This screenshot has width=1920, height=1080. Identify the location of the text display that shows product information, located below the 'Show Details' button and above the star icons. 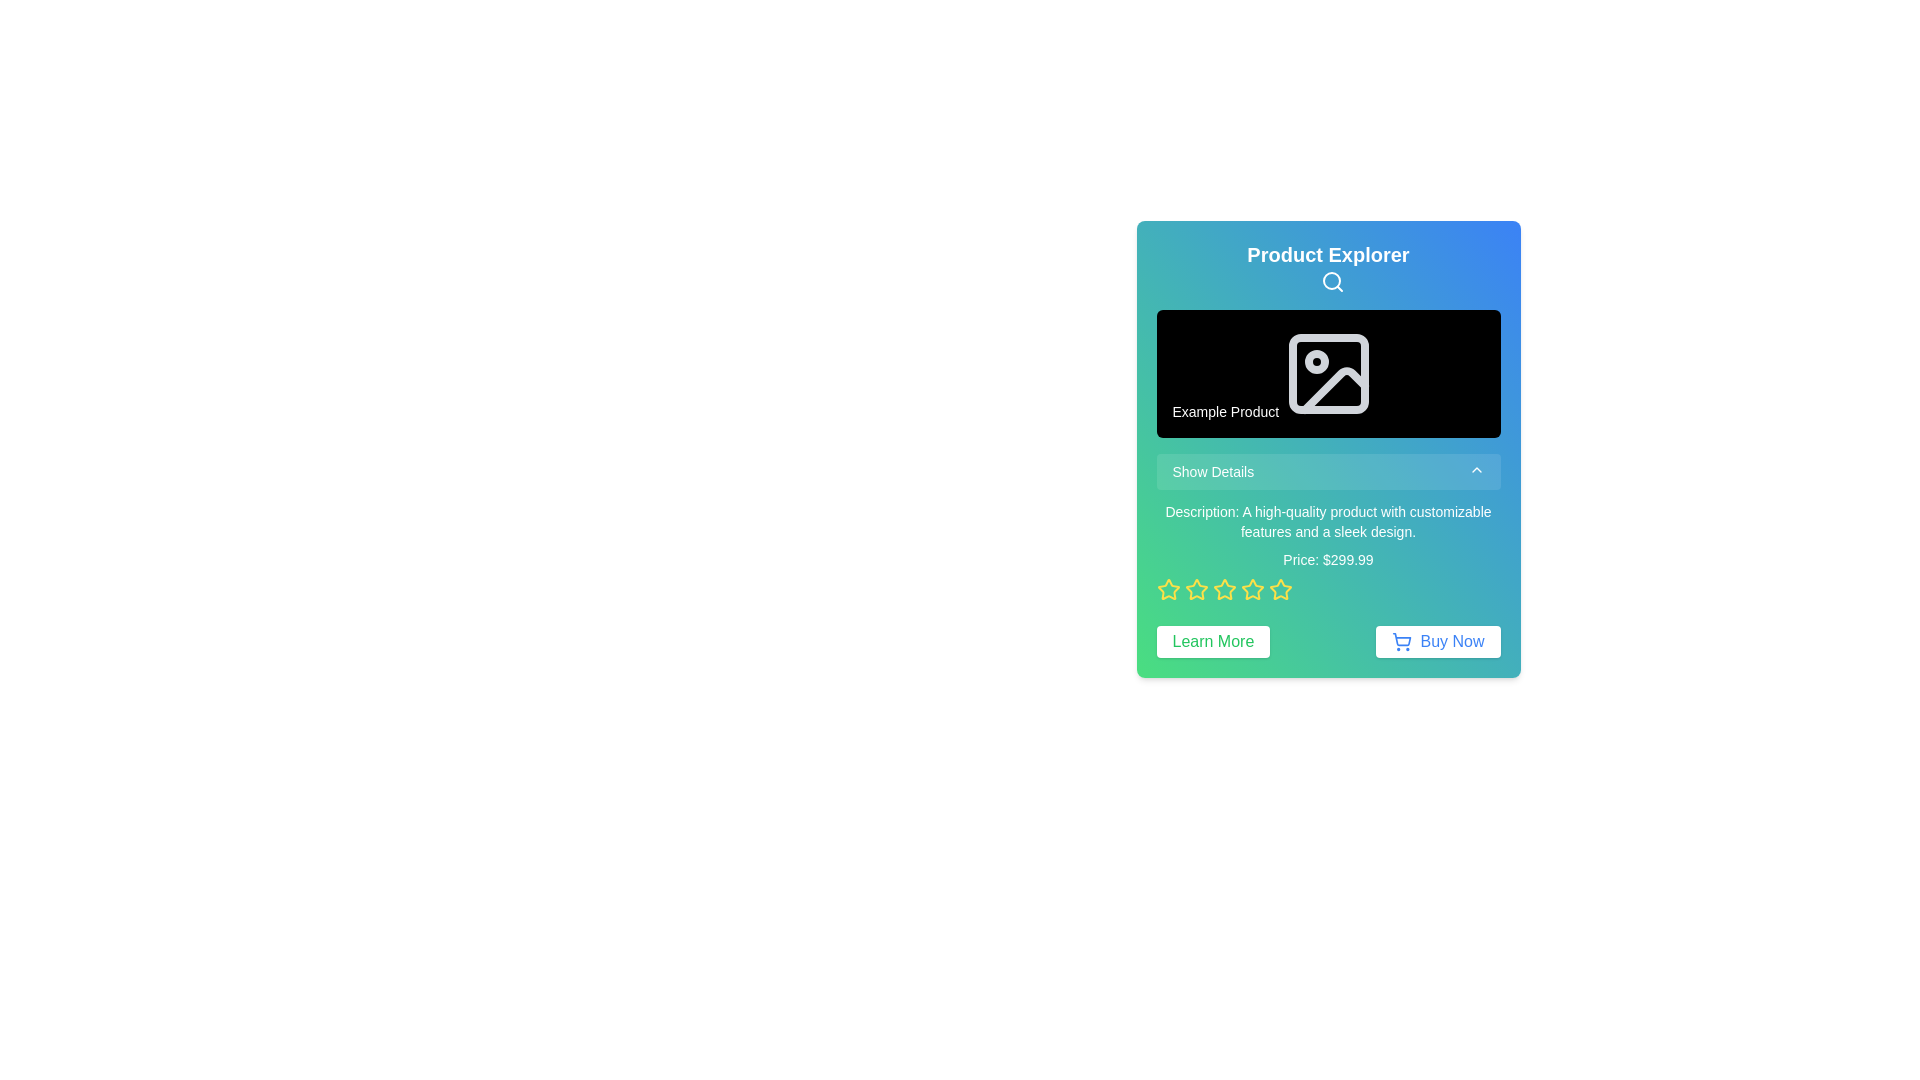
(1328, 551).